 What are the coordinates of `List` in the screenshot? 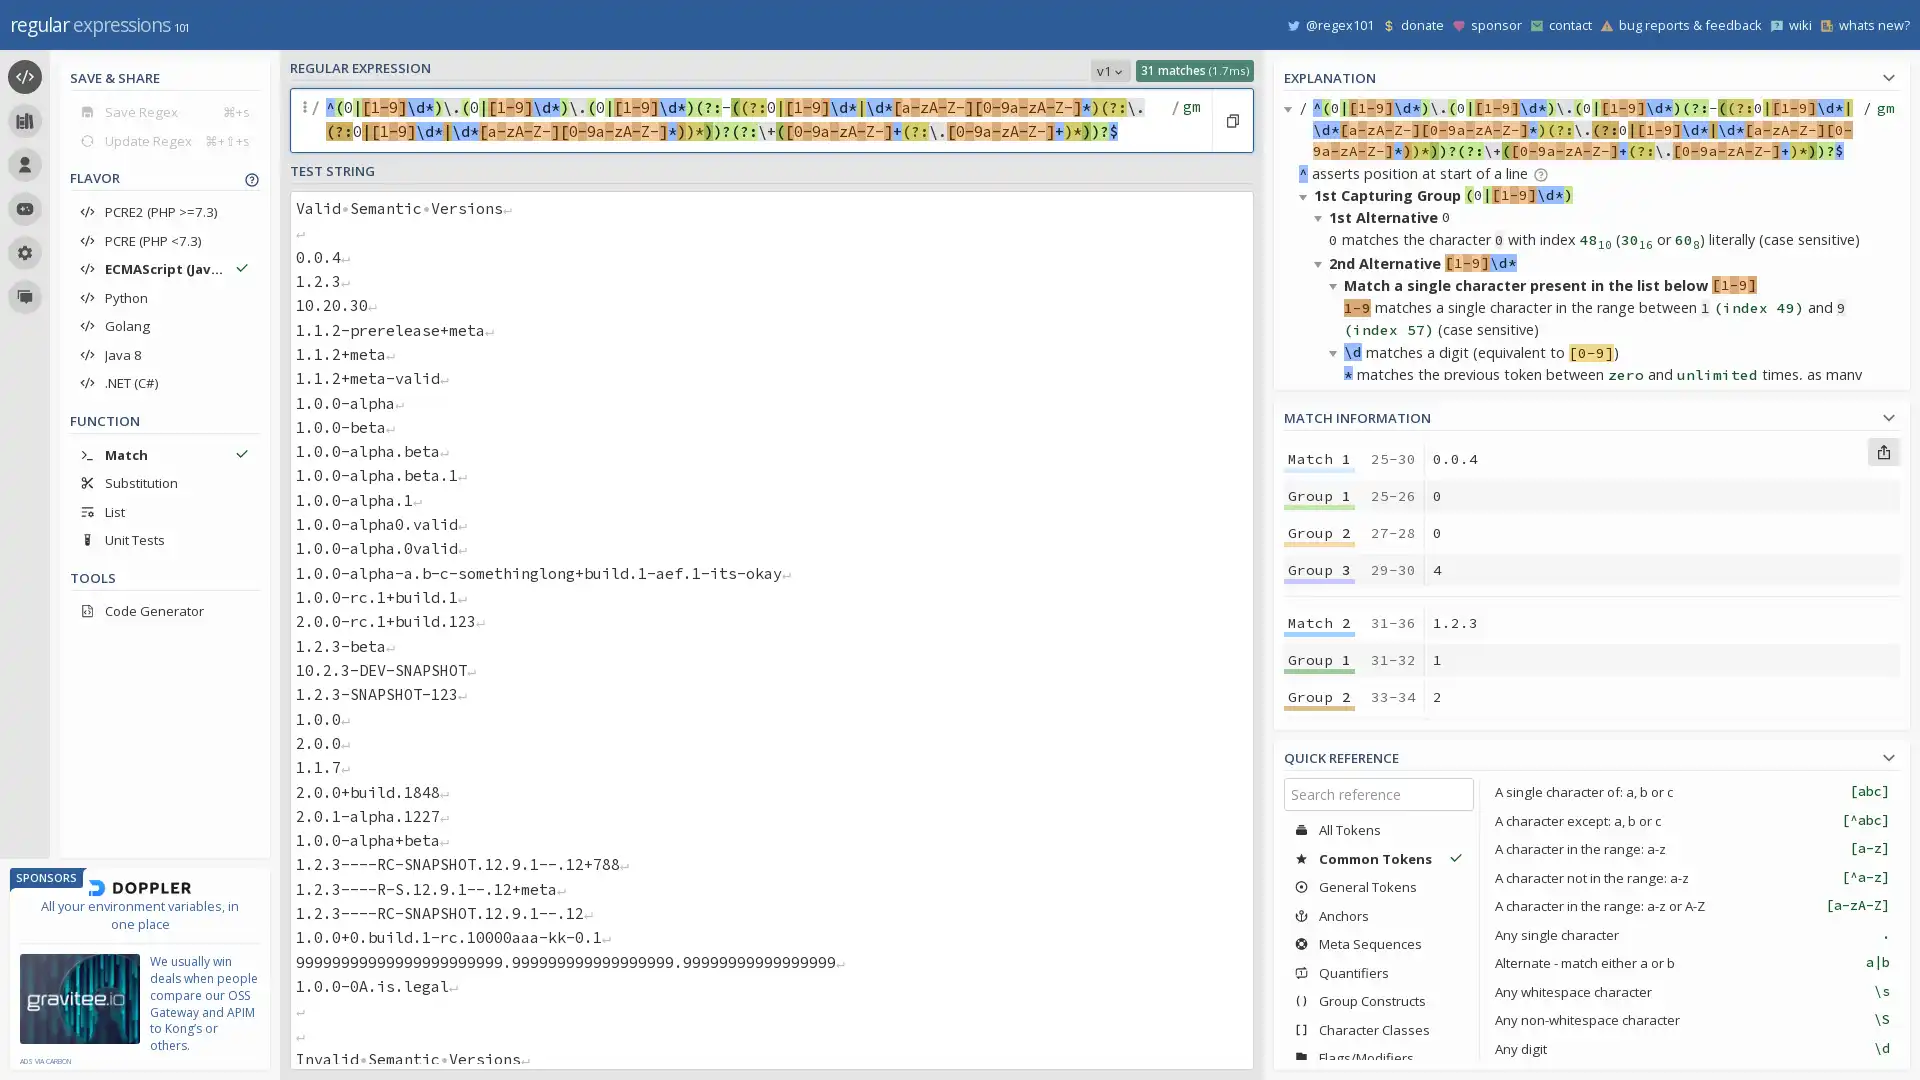 It's located at (164, 510).